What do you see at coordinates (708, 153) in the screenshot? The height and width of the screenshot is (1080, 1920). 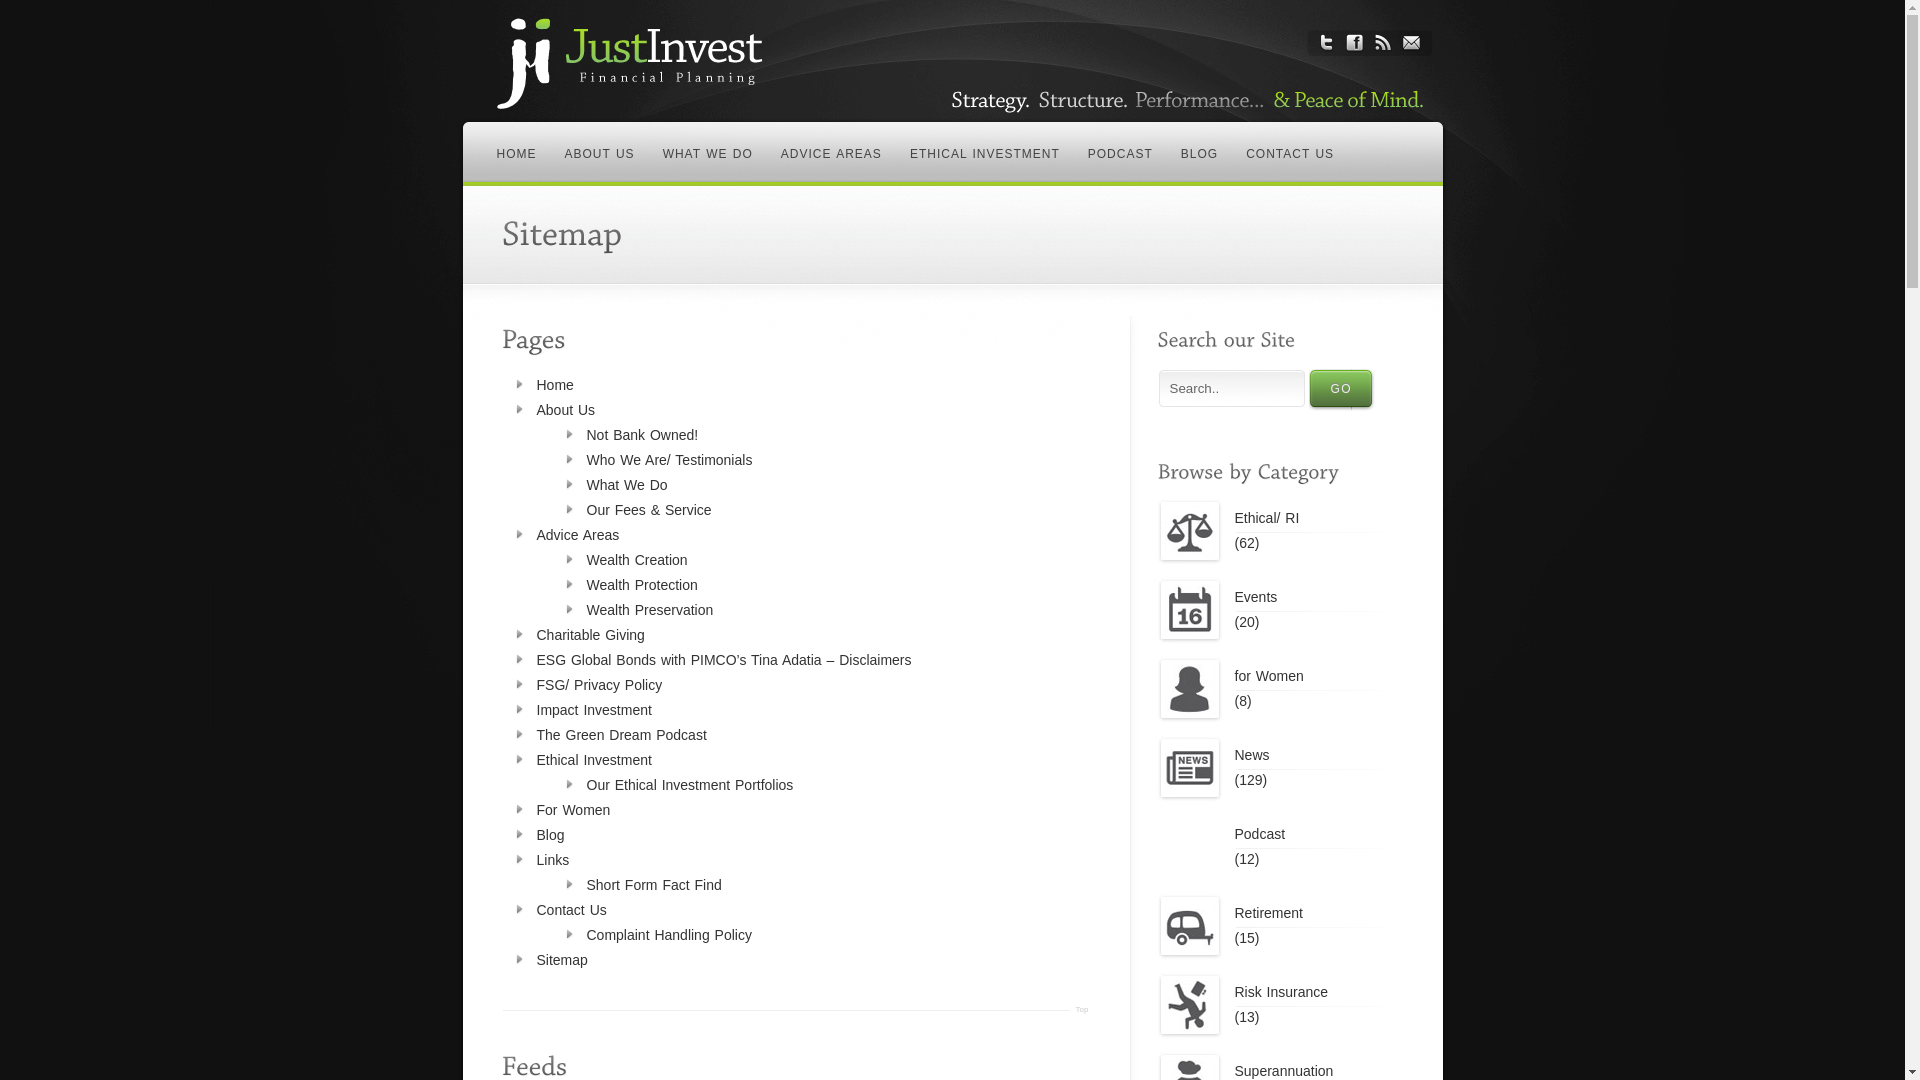 I see `'WHAT WE DO'` at bounding box center [708, 153].